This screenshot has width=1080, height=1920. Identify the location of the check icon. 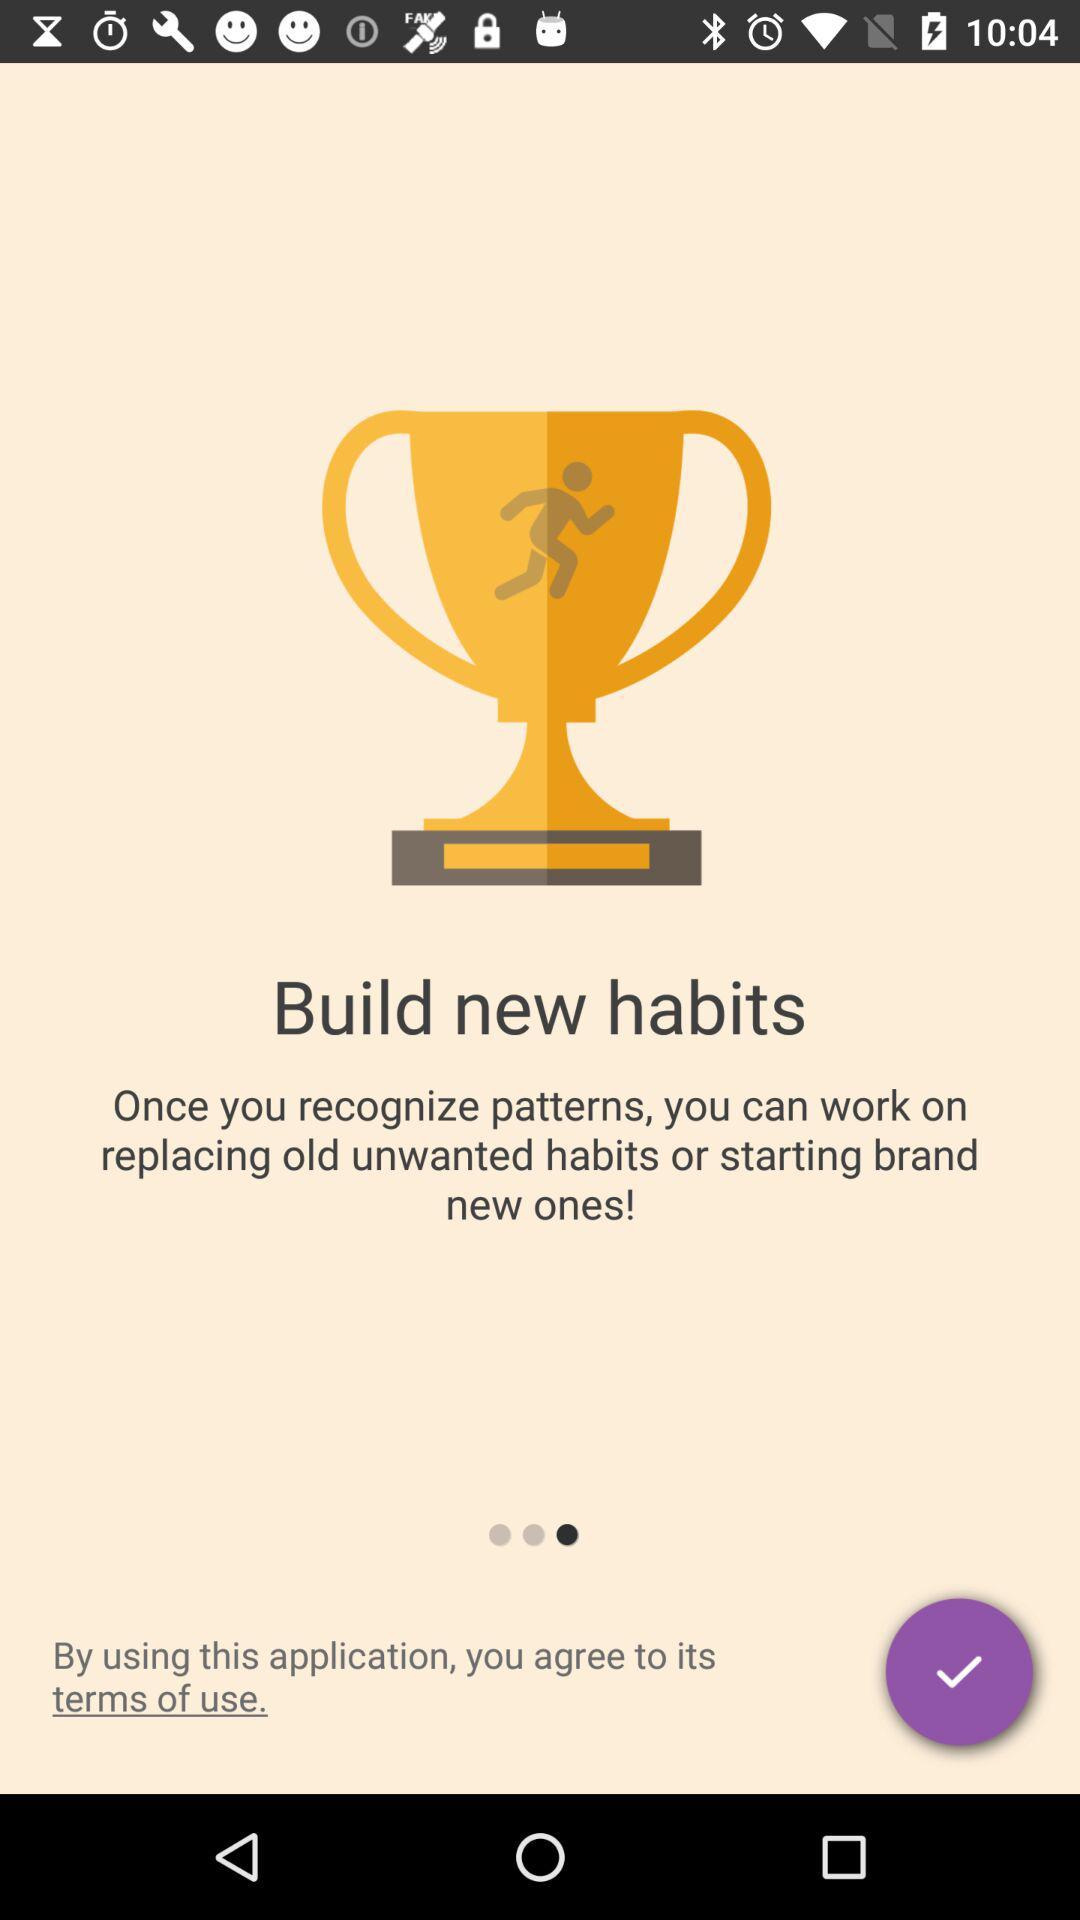
(960, 1675).